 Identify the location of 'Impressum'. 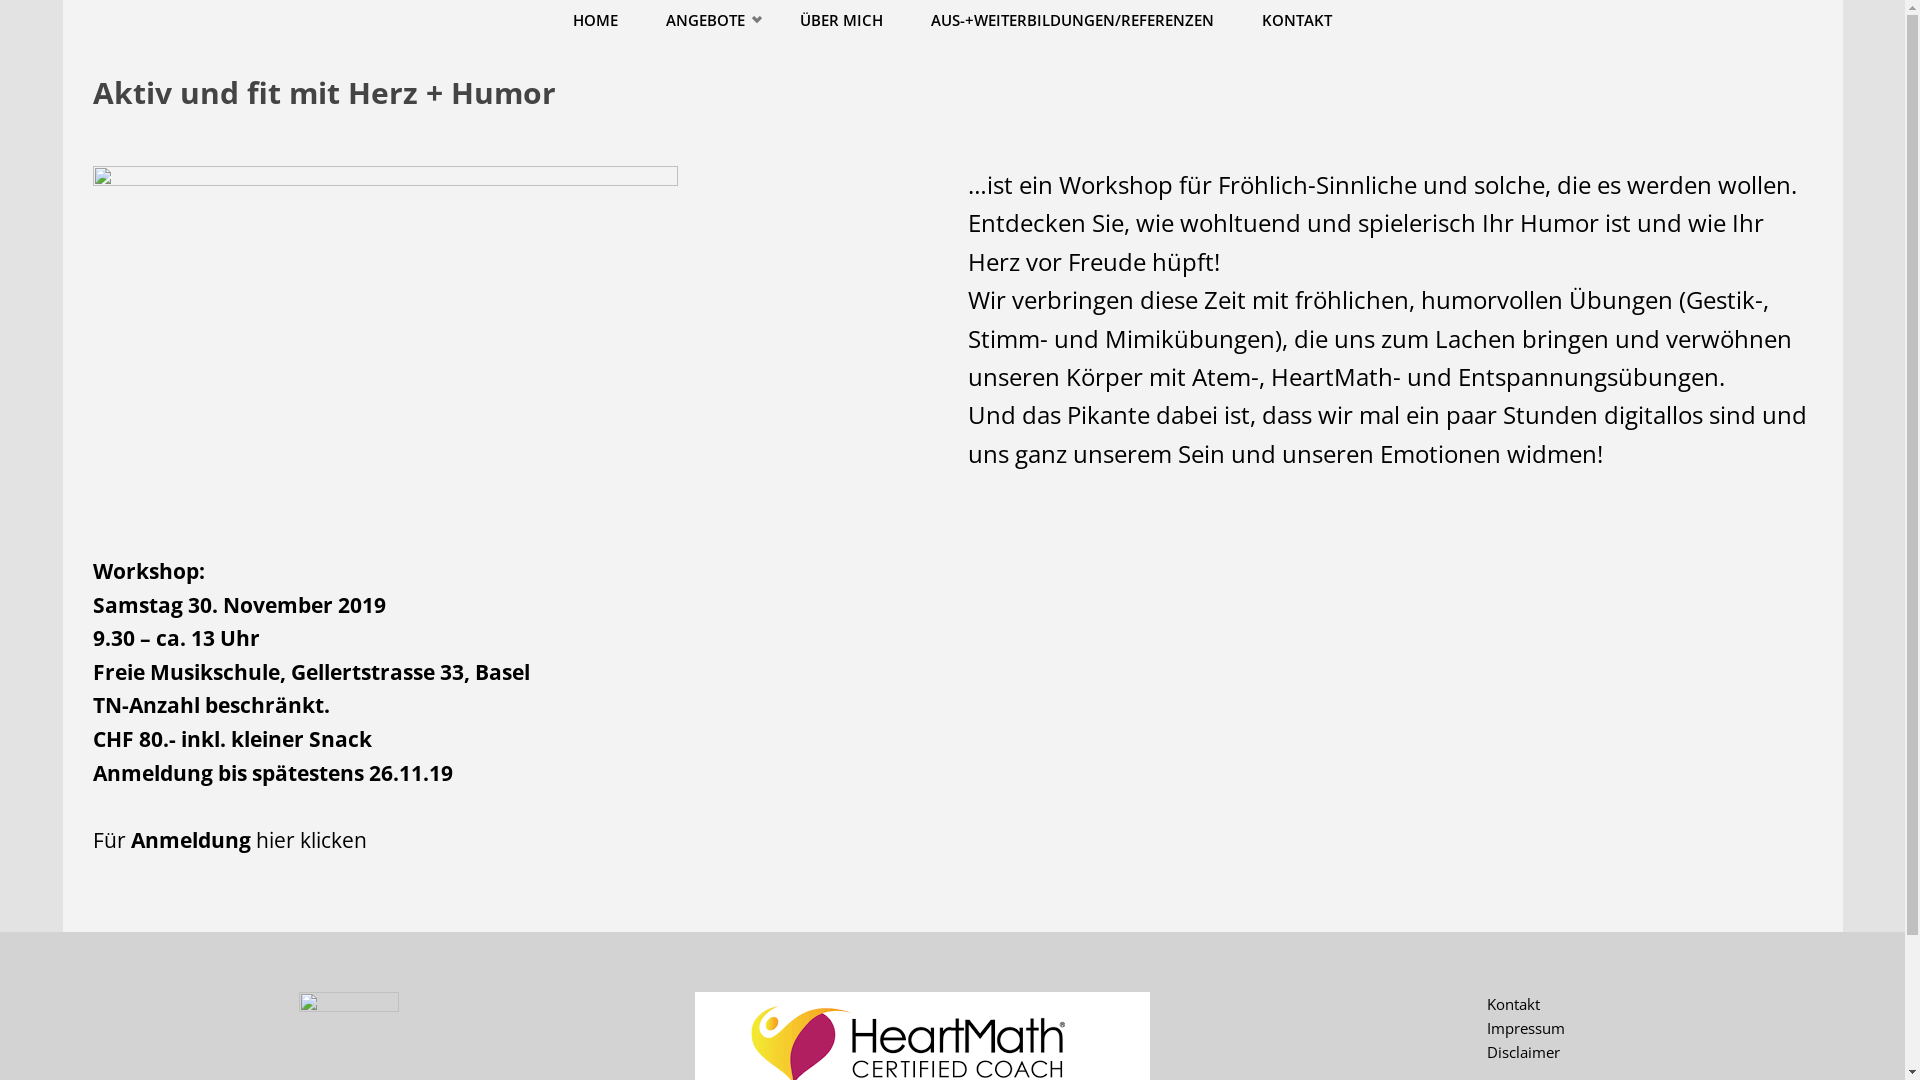
(1525, 1028).